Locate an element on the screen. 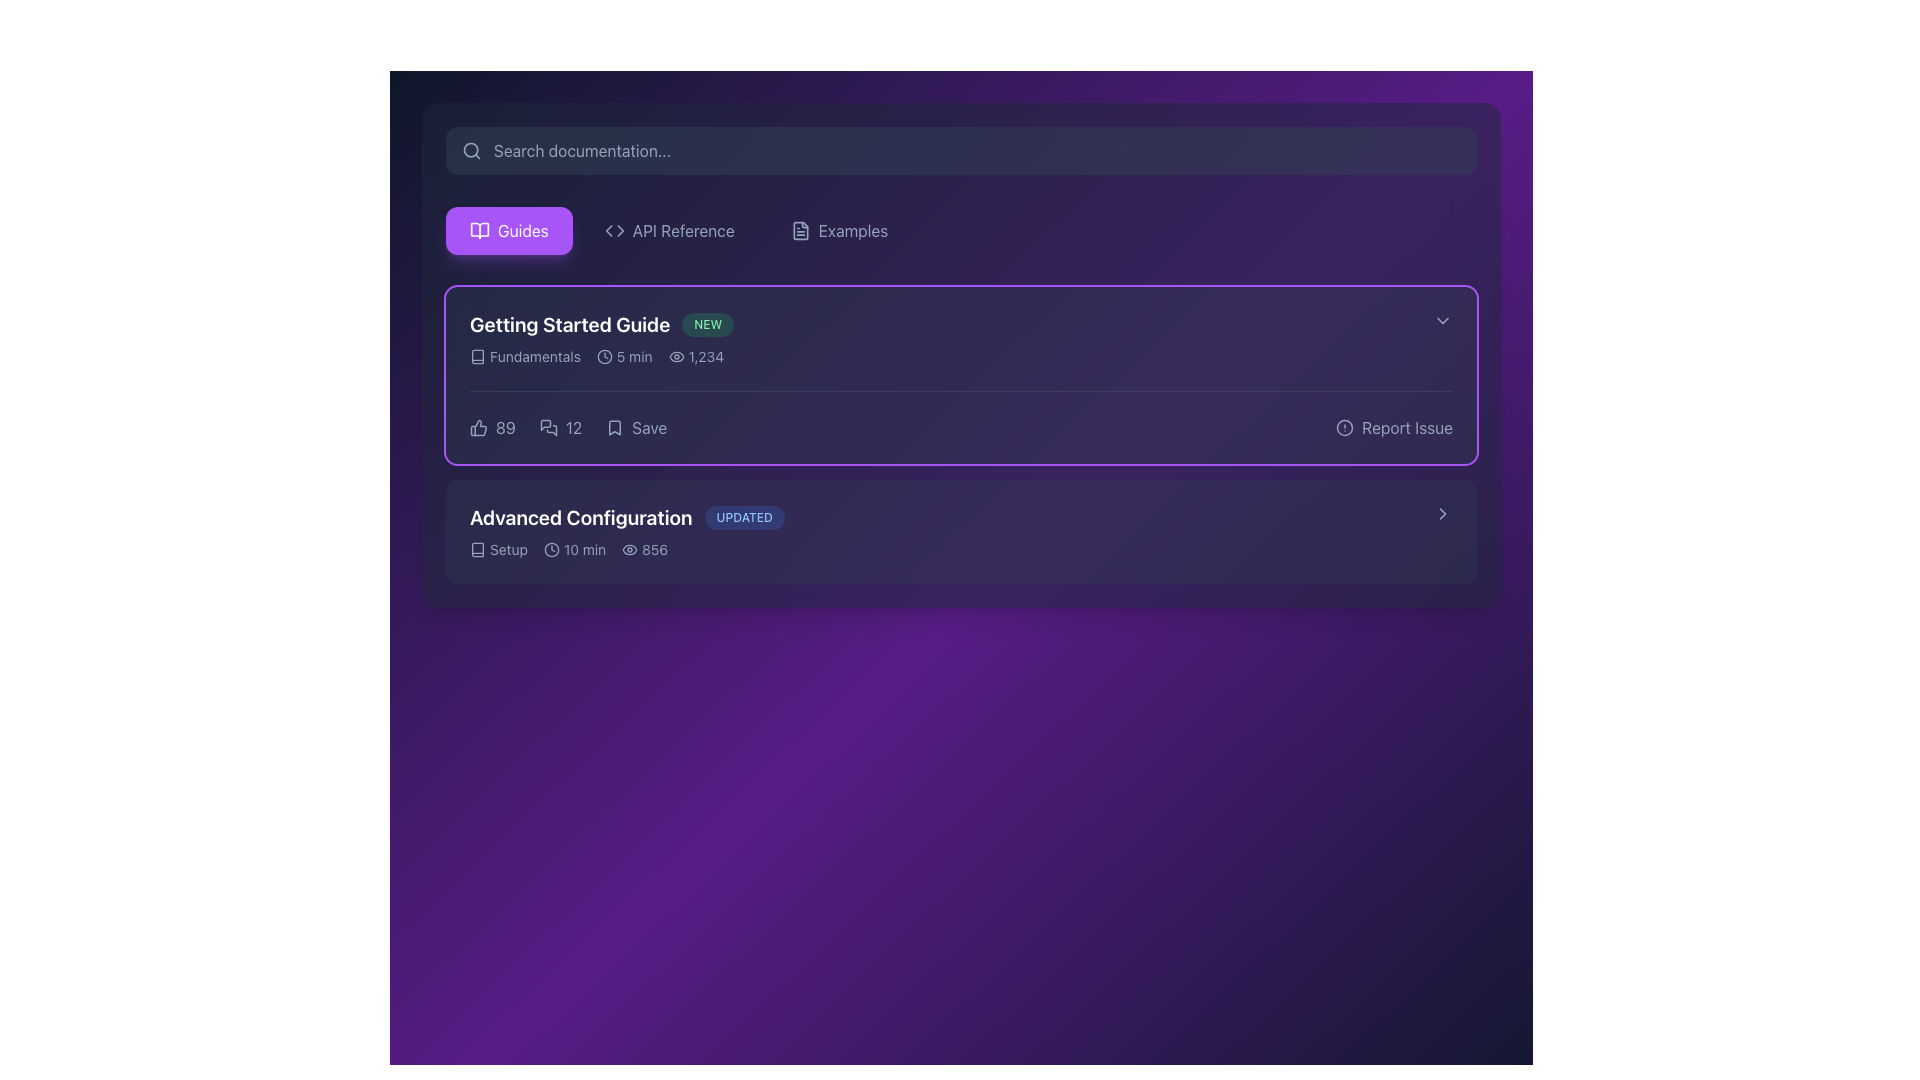  text from the label located at the bottom-left corner of the 'Advanced Configuration' card, adjacent to the book icon is located at coordinates (508, 550).